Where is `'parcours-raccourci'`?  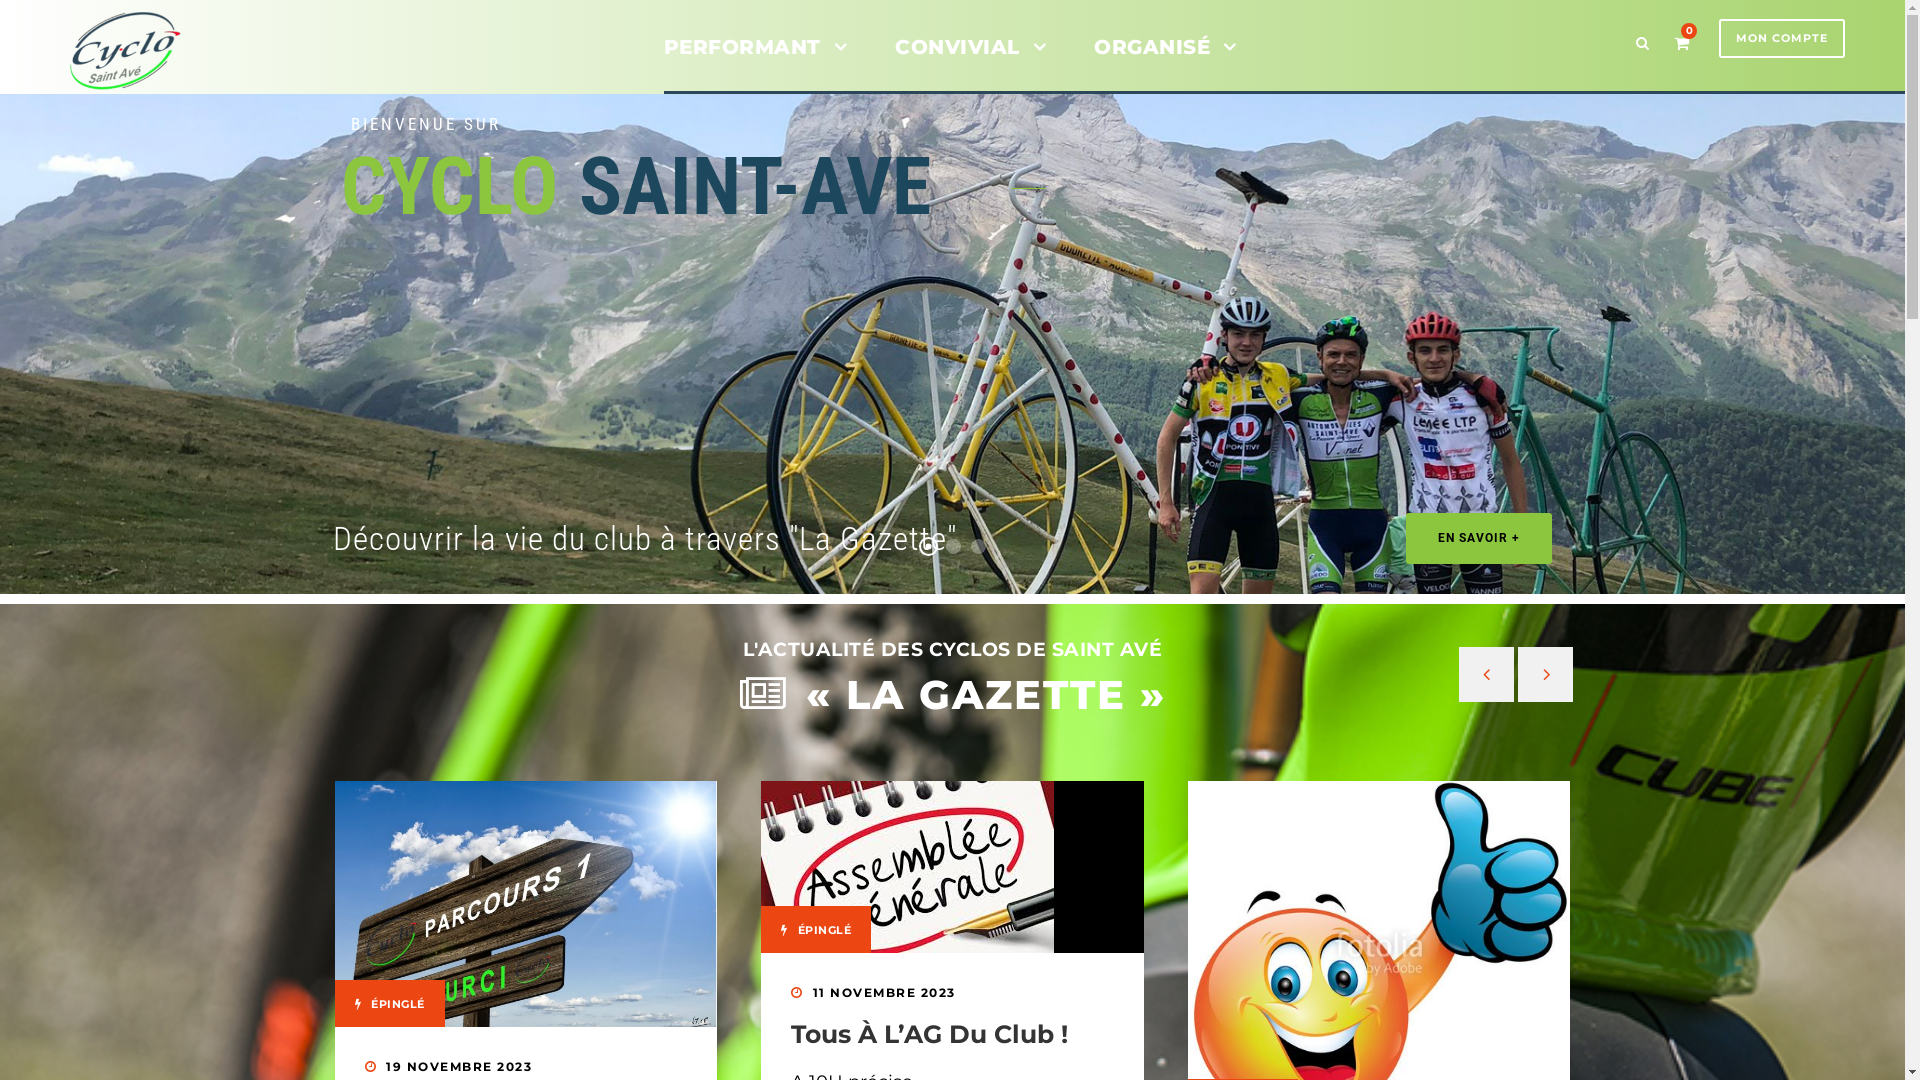
'parcours-raccourci' is located at coordinates (525, 903).